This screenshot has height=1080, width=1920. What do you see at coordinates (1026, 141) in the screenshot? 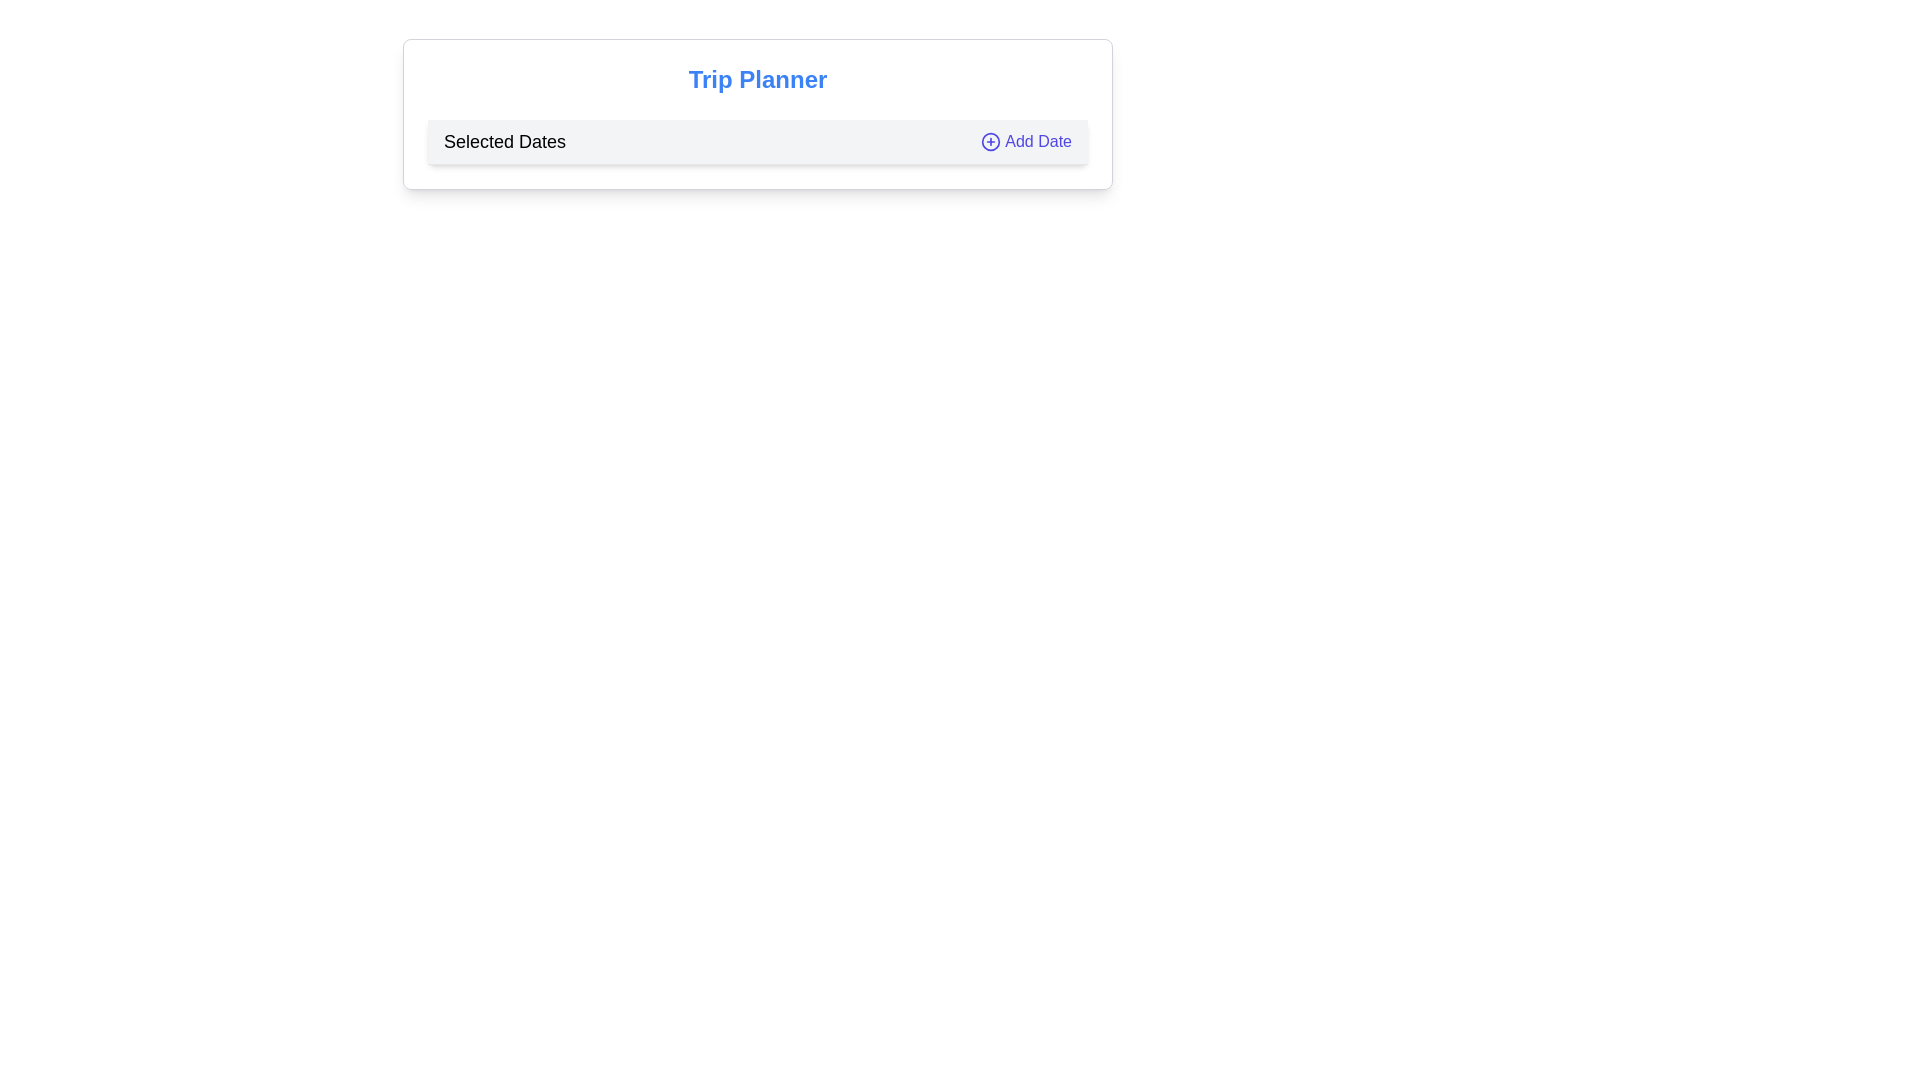
I see `the button located in the top-right corner of the 'Selected Dates' bar` at bounding box center [1026, 141].